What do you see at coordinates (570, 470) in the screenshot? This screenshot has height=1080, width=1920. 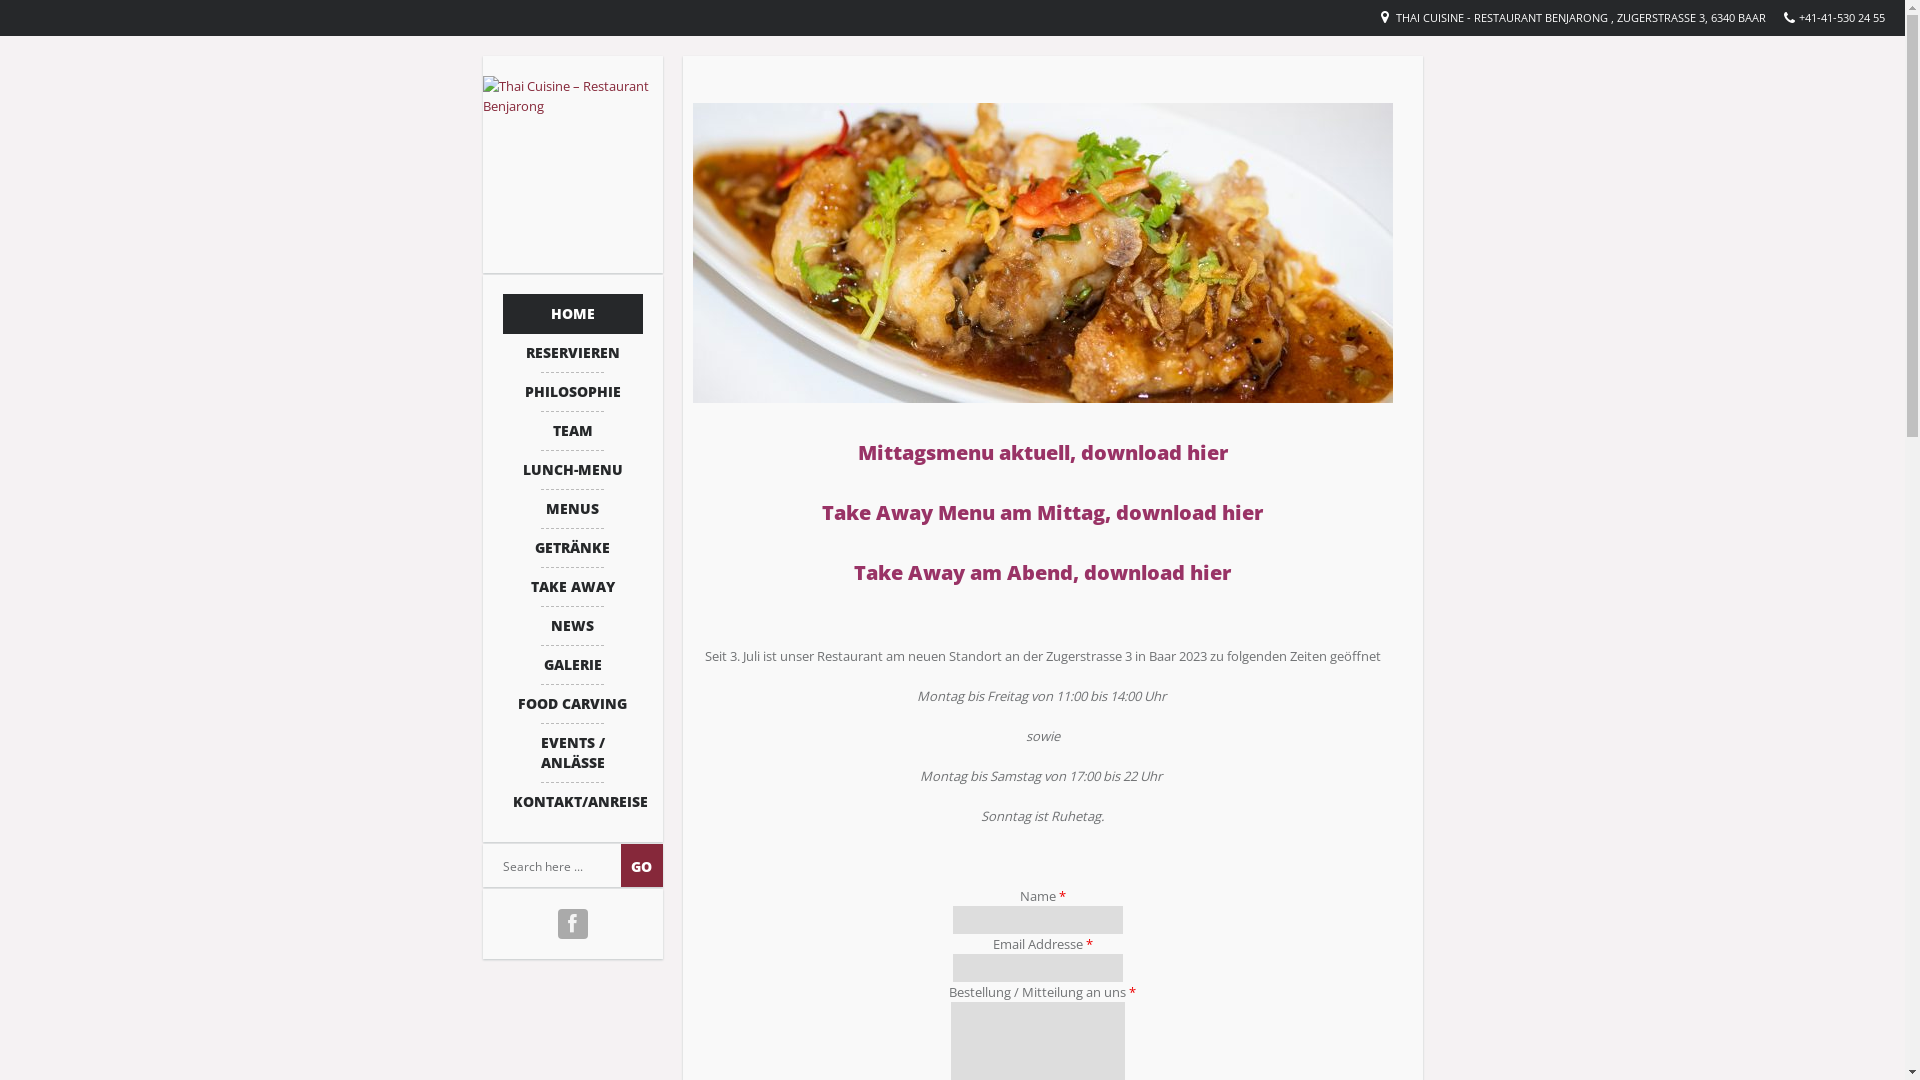 I see `'LUNCH-MENU'` at bounding box center [570, 470].